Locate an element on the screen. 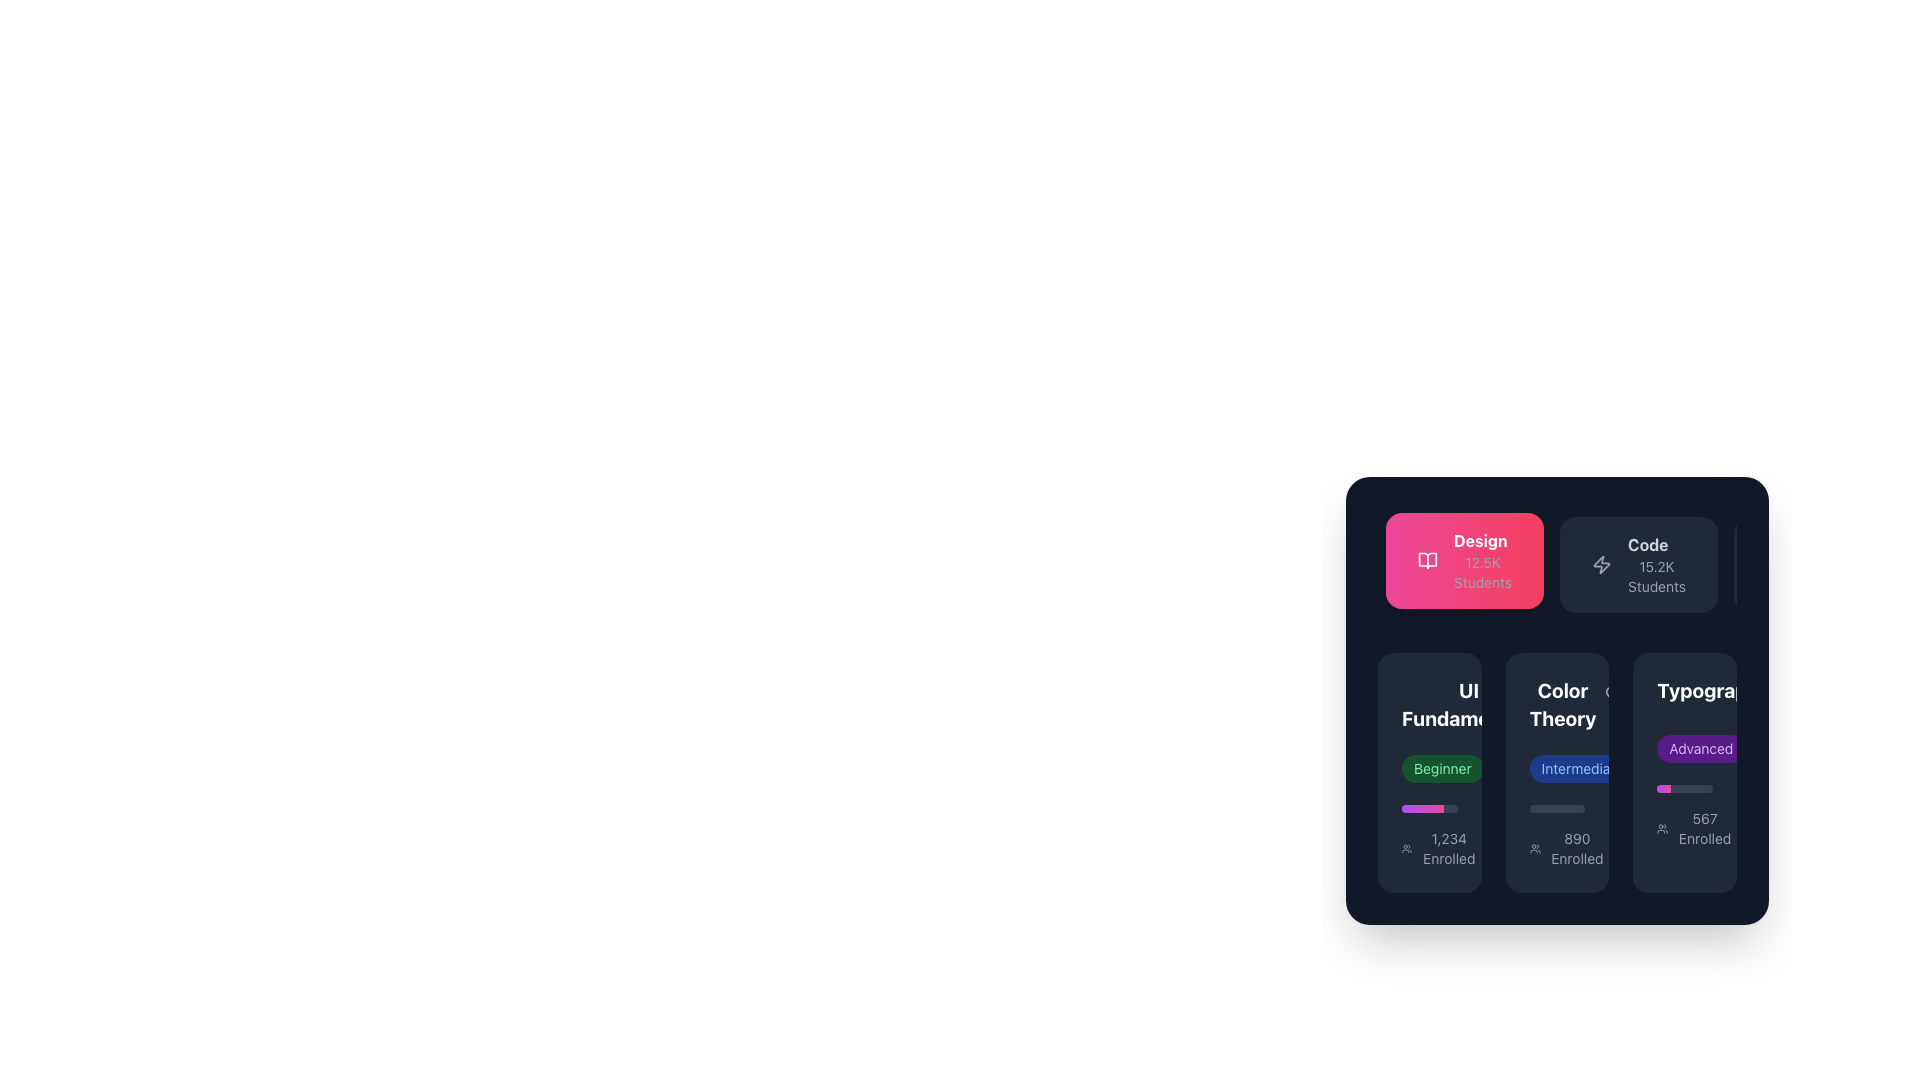 Image resolution: width=1920 pixels, height=1080 pixels. the static text label displaying '890 Enrolled', located at the bottom-center of the second card in the second row of the grid layout is located at coordinates (1576, 848).